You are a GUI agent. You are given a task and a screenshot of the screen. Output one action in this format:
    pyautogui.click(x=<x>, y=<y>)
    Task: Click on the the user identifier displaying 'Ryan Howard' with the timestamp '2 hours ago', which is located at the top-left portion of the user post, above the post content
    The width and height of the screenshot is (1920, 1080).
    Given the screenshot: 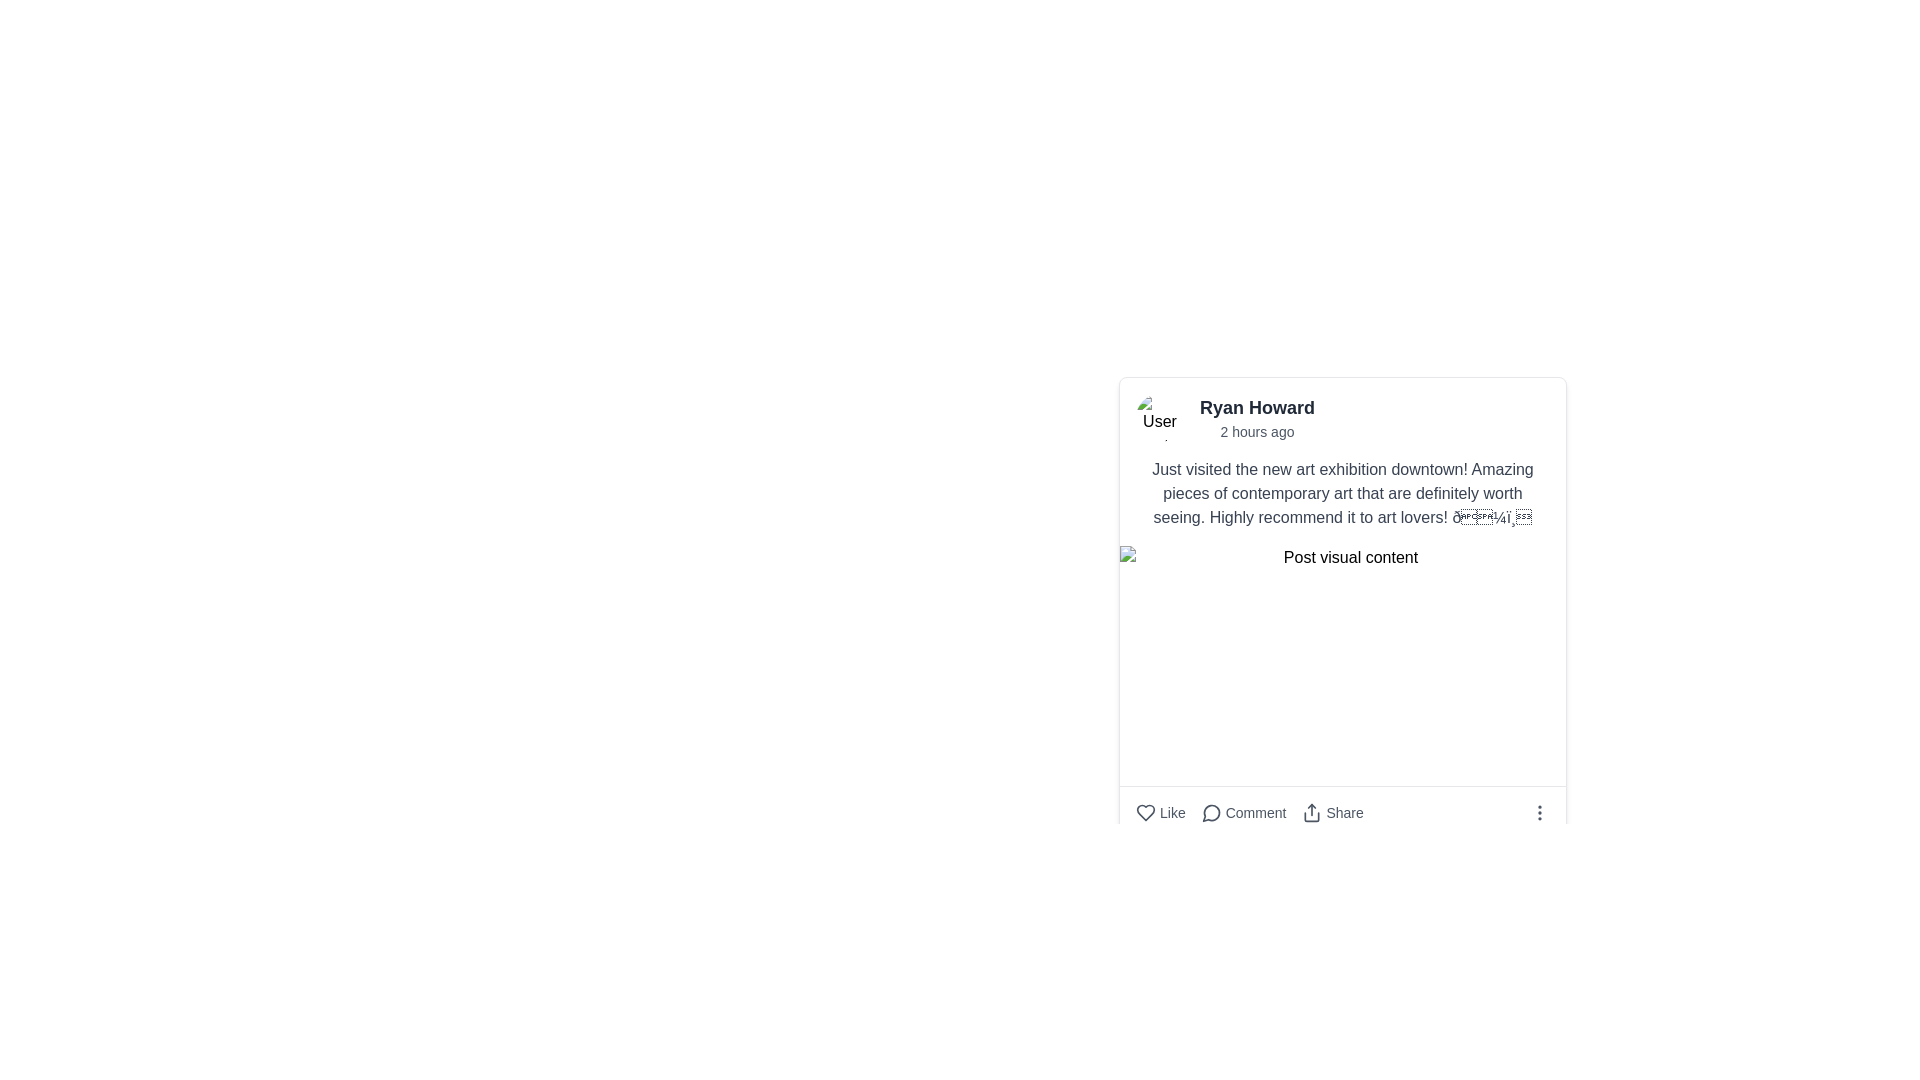 What is the action you would take?
    pyautogui.click(x=1343, y=416)
    